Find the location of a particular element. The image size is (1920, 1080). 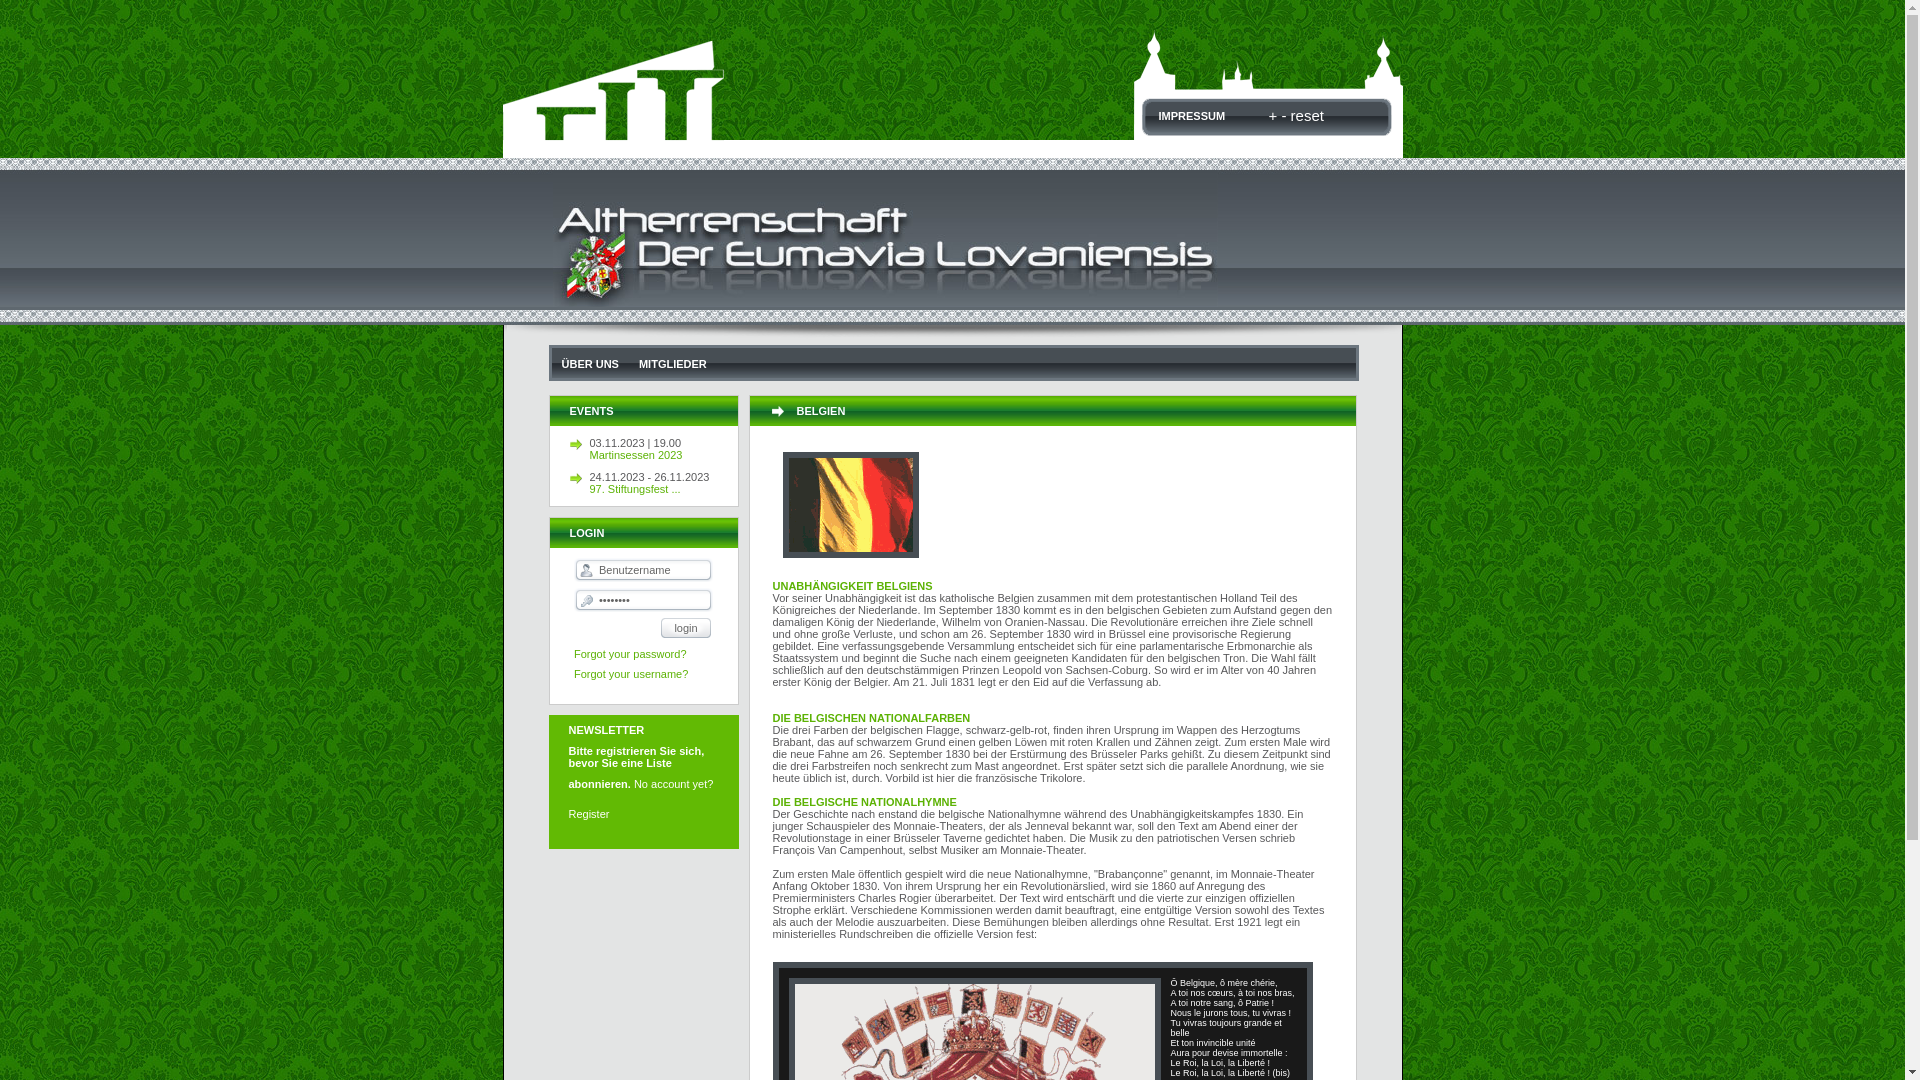

'97. Stiftungsfest ...' is located at coordinates (663, 489).